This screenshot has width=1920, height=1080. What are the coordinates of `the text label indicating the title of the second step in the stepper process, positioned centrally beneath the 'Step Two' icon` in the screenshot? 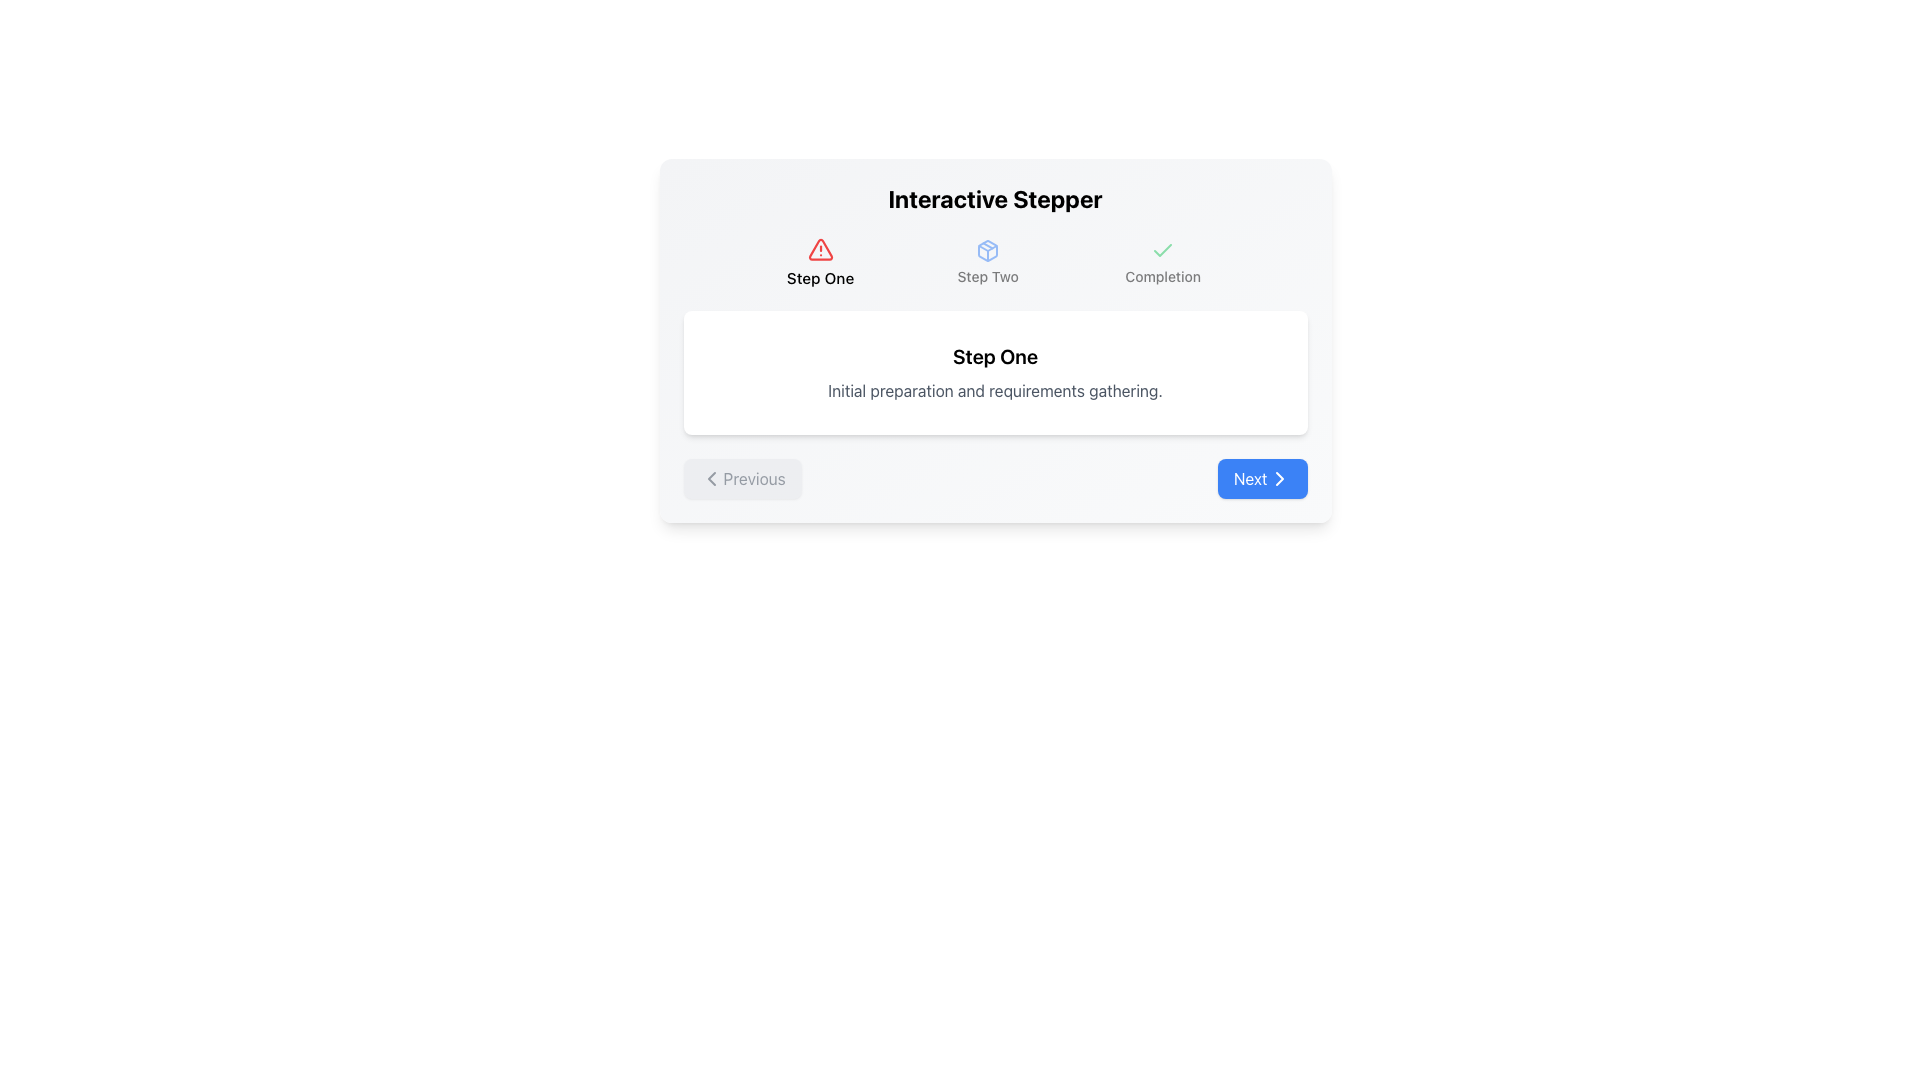 It's located at (988, 277).